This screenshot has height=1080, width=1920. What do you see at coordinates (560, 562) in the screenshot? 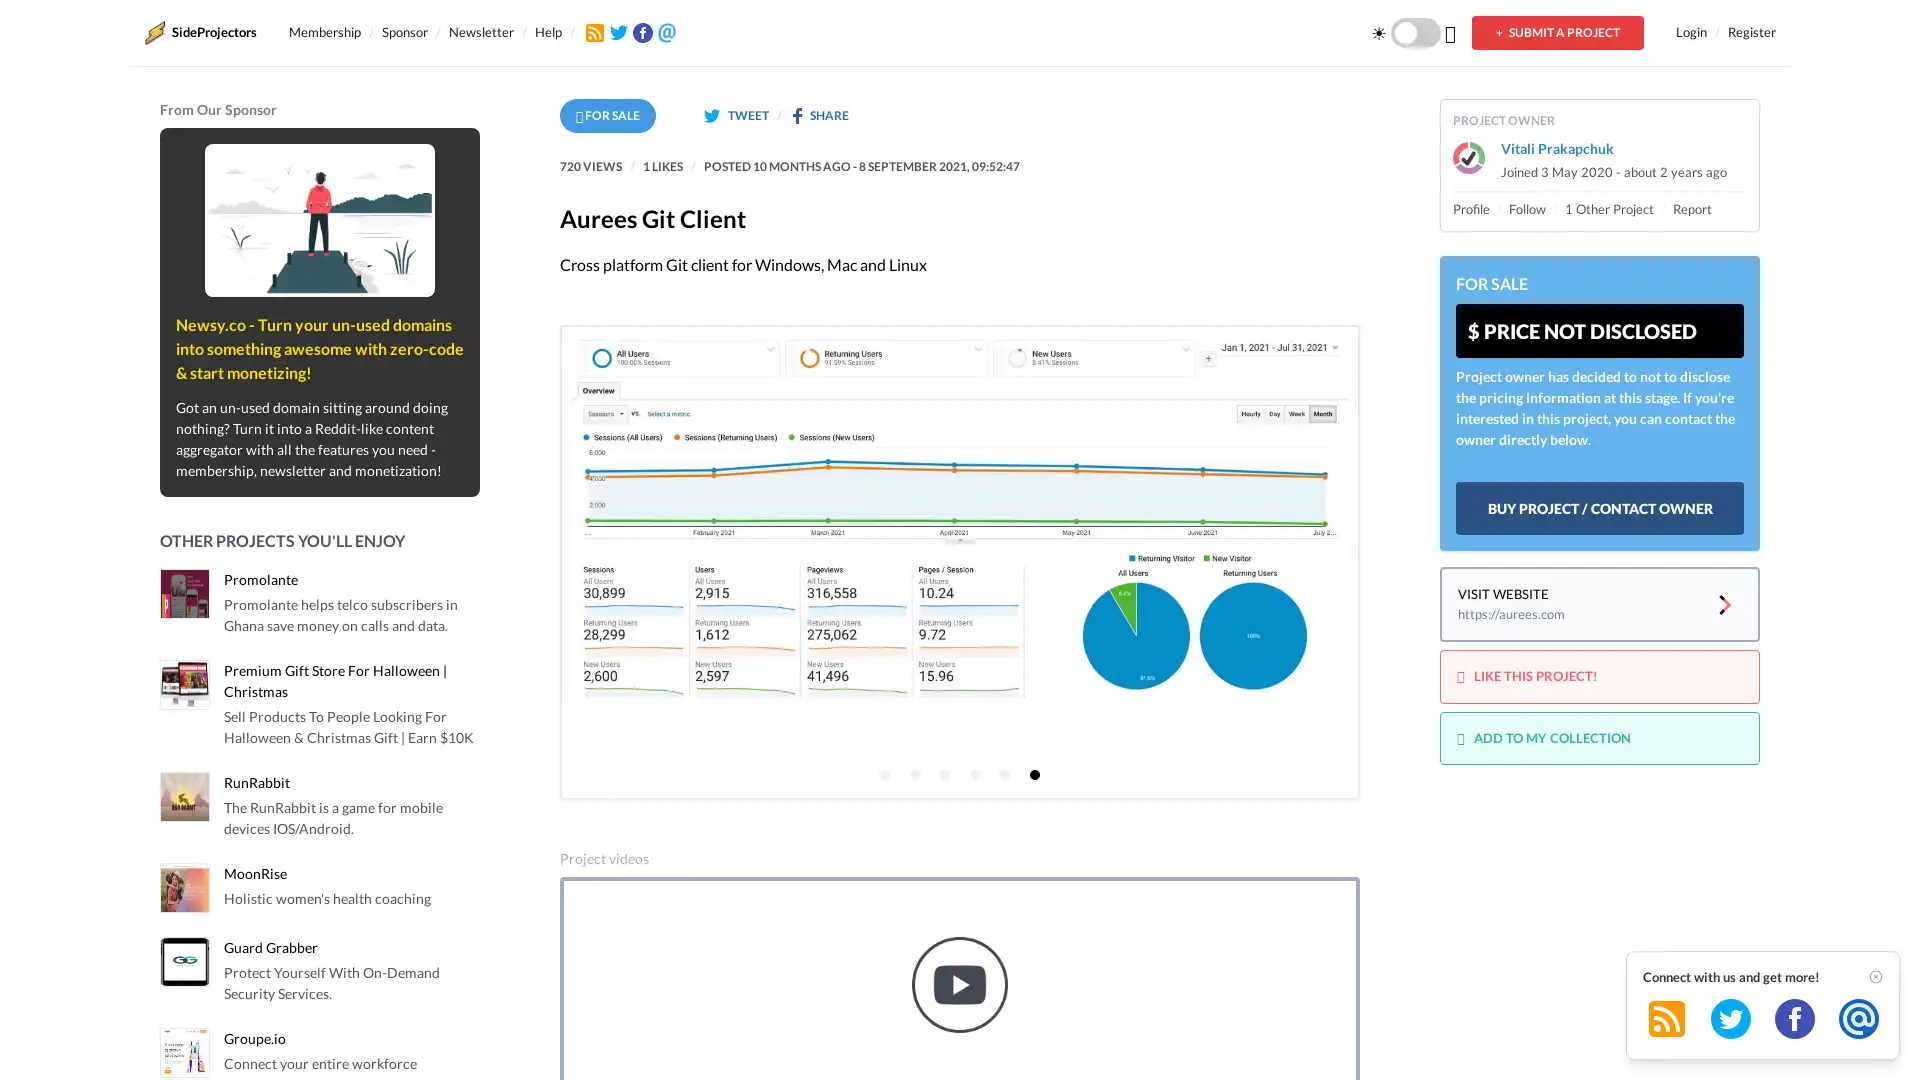
I see `Previous page` at bounding box center [560, 562].